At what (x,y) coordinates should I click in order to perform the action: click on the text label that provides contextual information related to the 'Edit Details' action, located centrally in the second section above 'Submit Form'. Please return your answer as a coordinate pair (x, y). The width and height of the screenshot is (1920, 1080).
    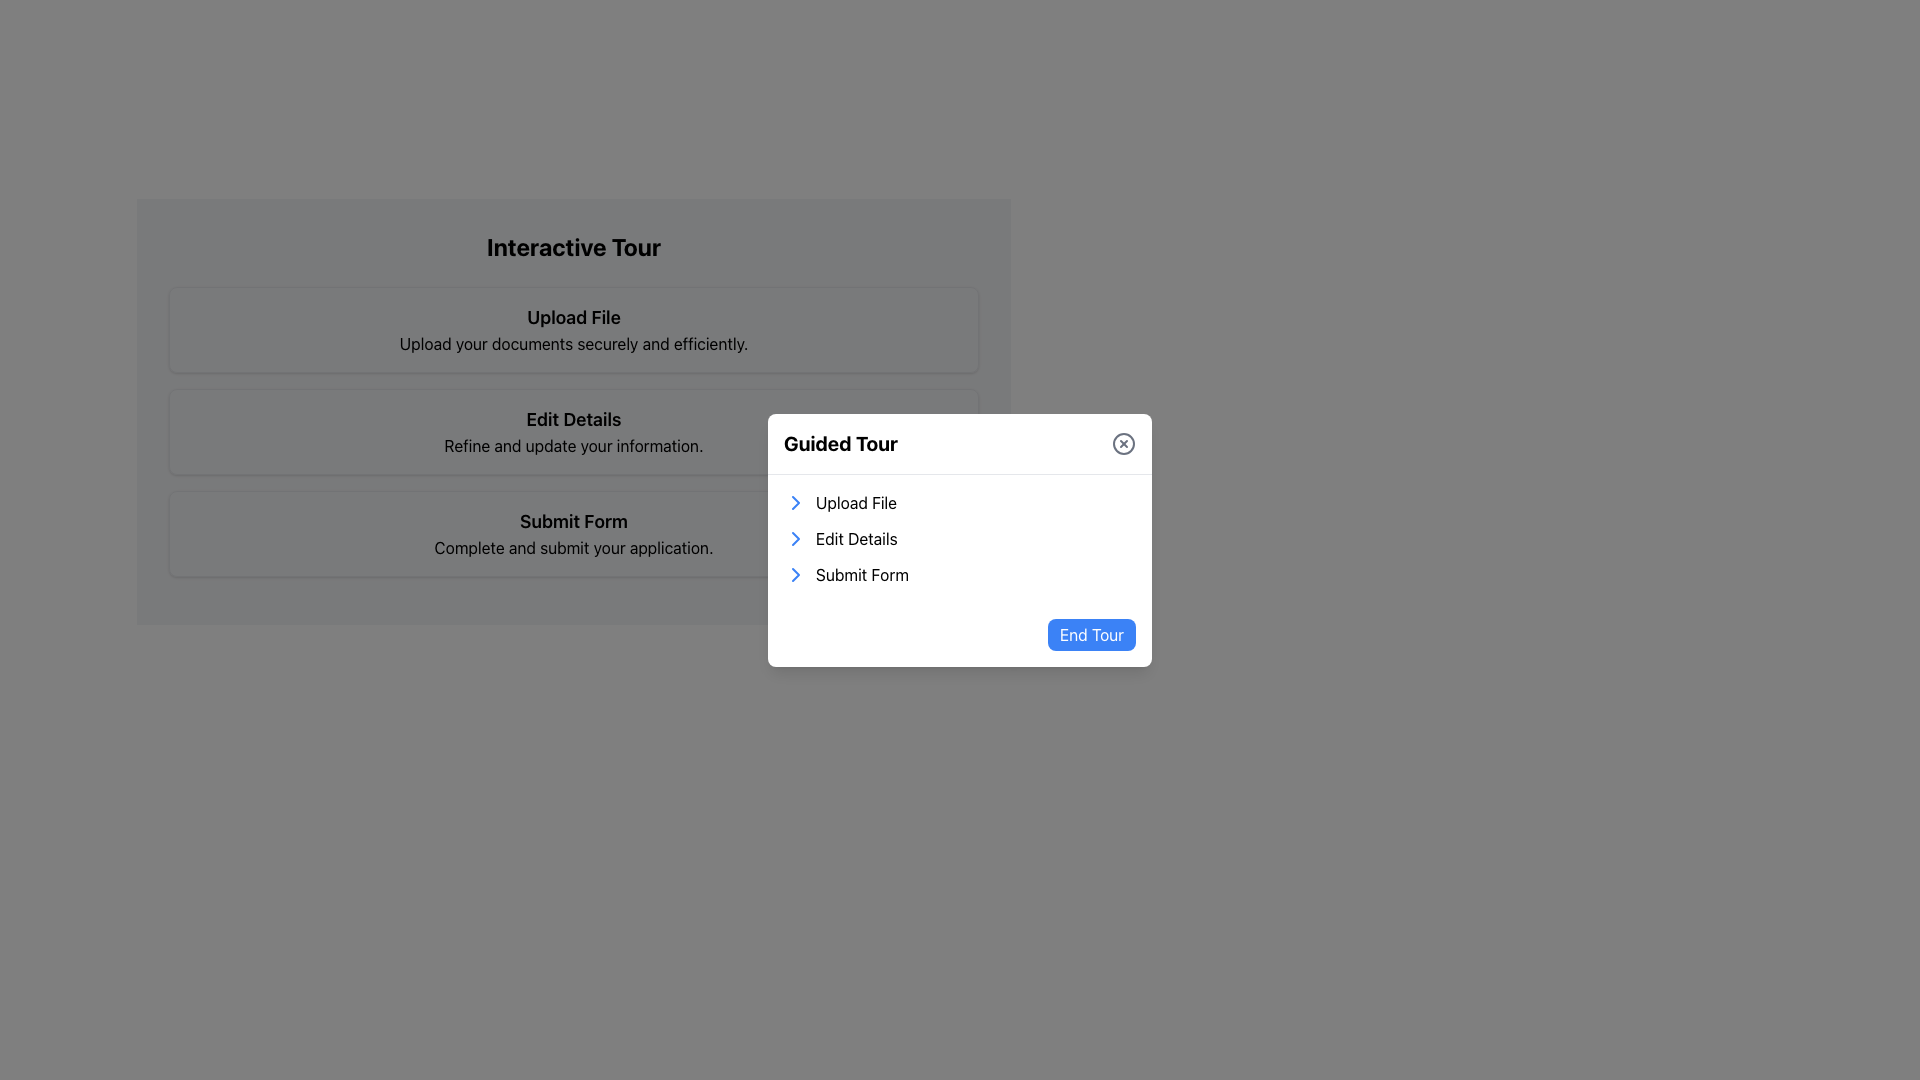
    Looking at the image, I should click on (573, 445).